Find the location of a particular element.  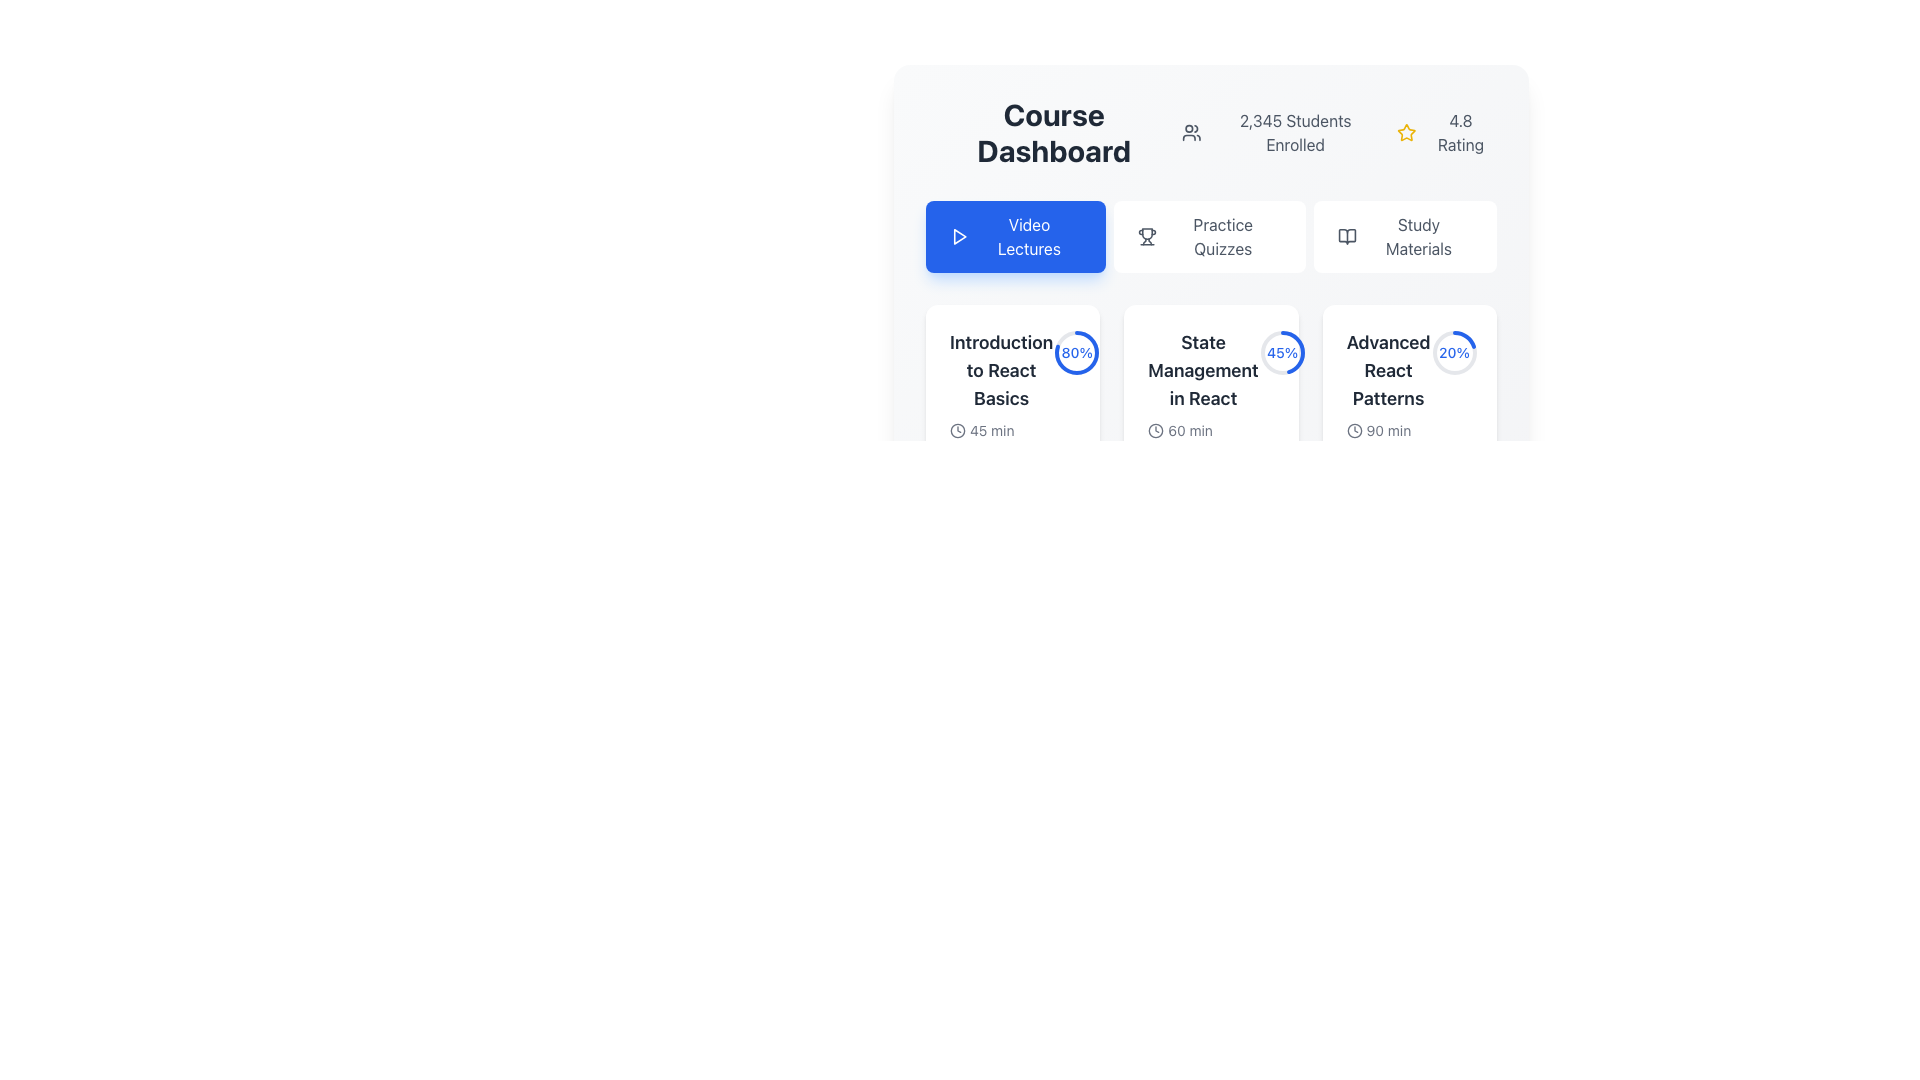

the circular progress indicator for the 'Introduction to React Basics' course located at the bottom-left card, just above the card's duration information is located at coordinates (1076, 352).